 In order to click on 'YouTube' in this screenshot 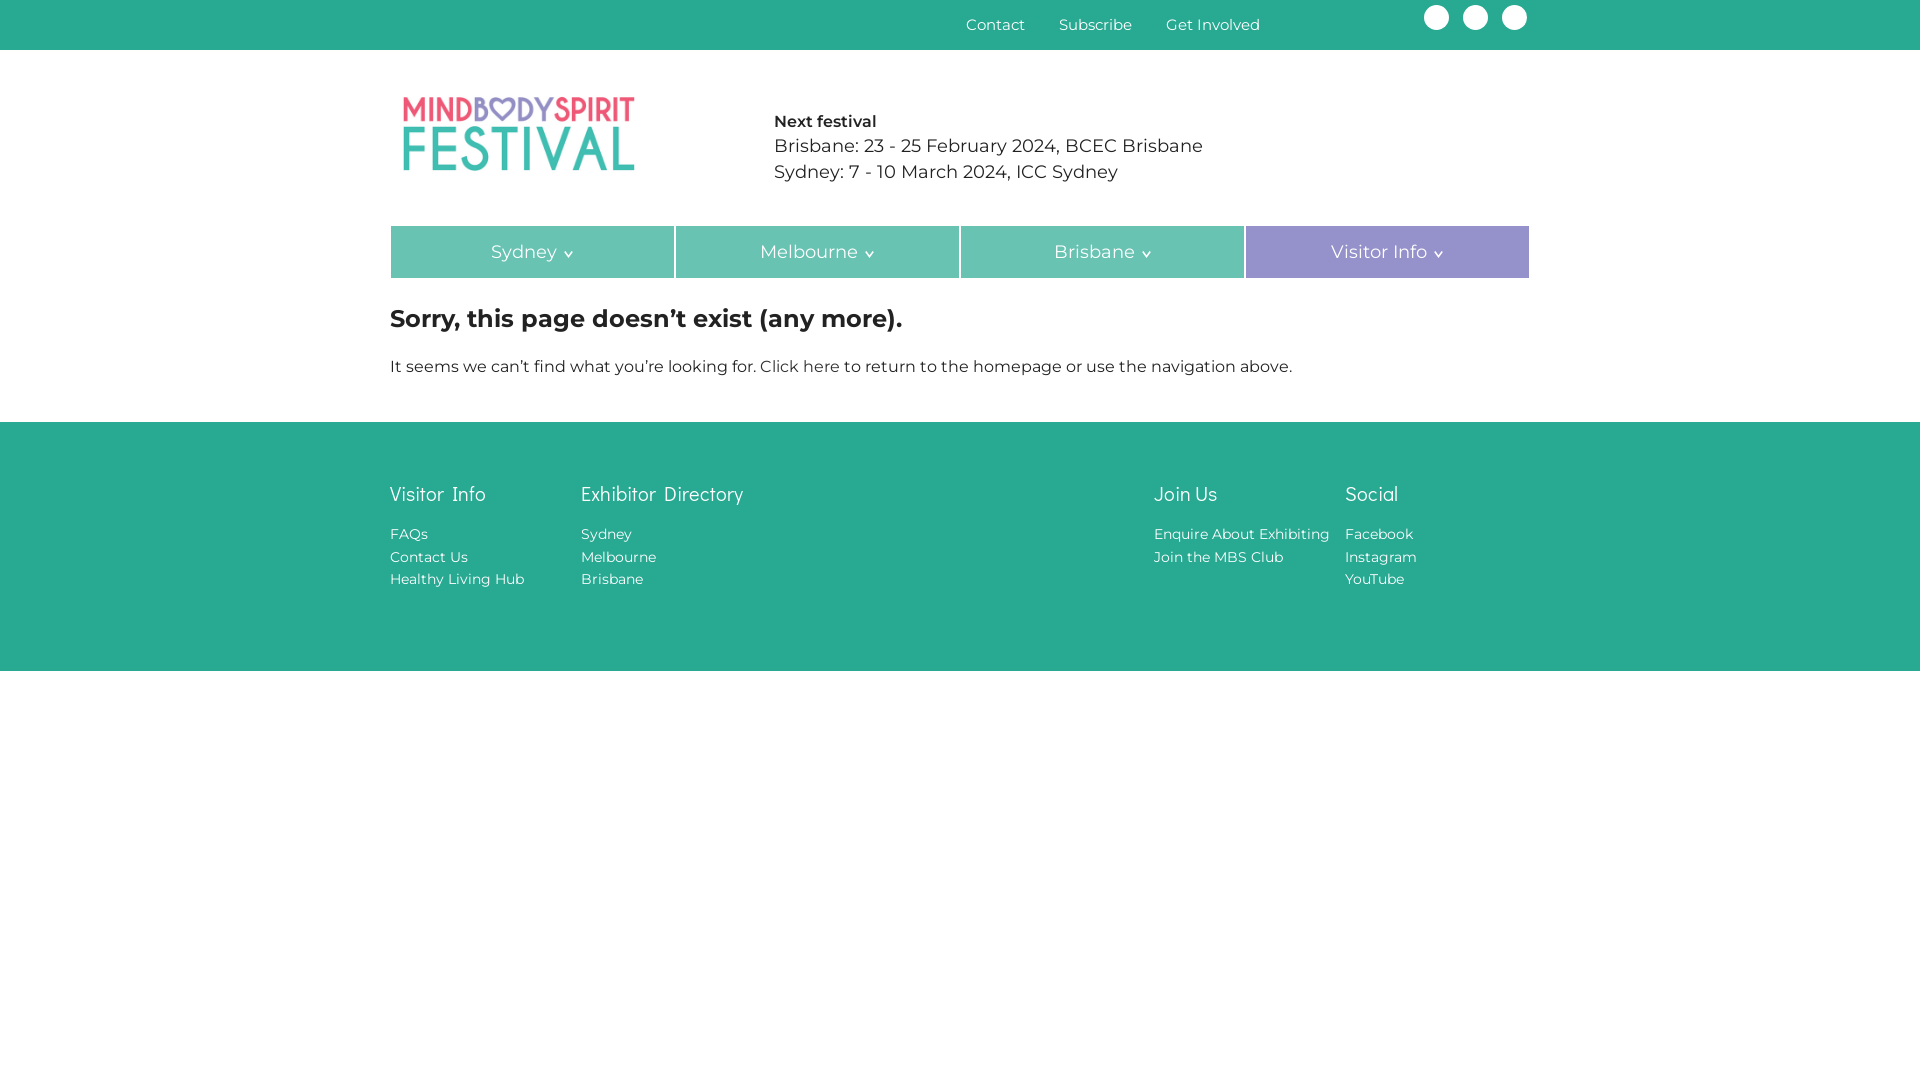, I will do `click(1502, 17)`.